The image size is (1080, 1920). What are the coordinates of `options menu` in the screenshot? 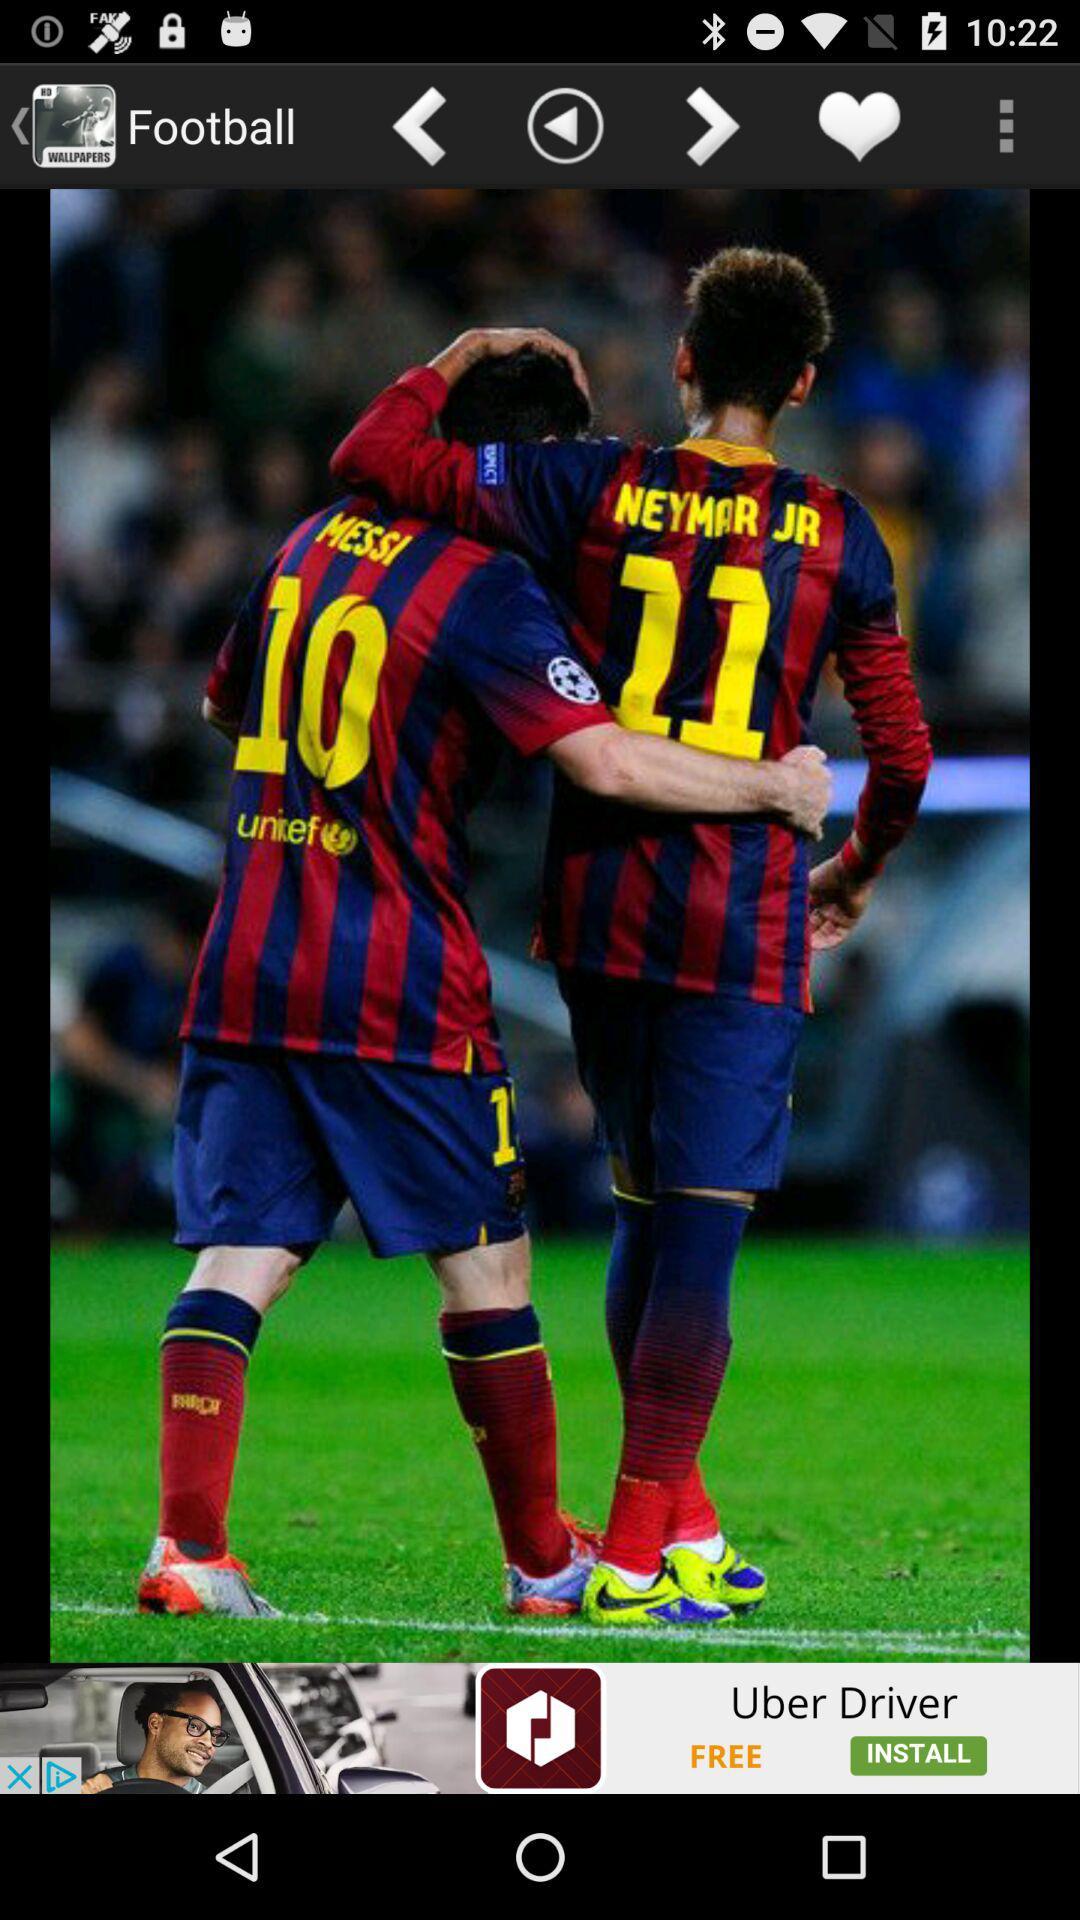 It's located at (1006, 124).